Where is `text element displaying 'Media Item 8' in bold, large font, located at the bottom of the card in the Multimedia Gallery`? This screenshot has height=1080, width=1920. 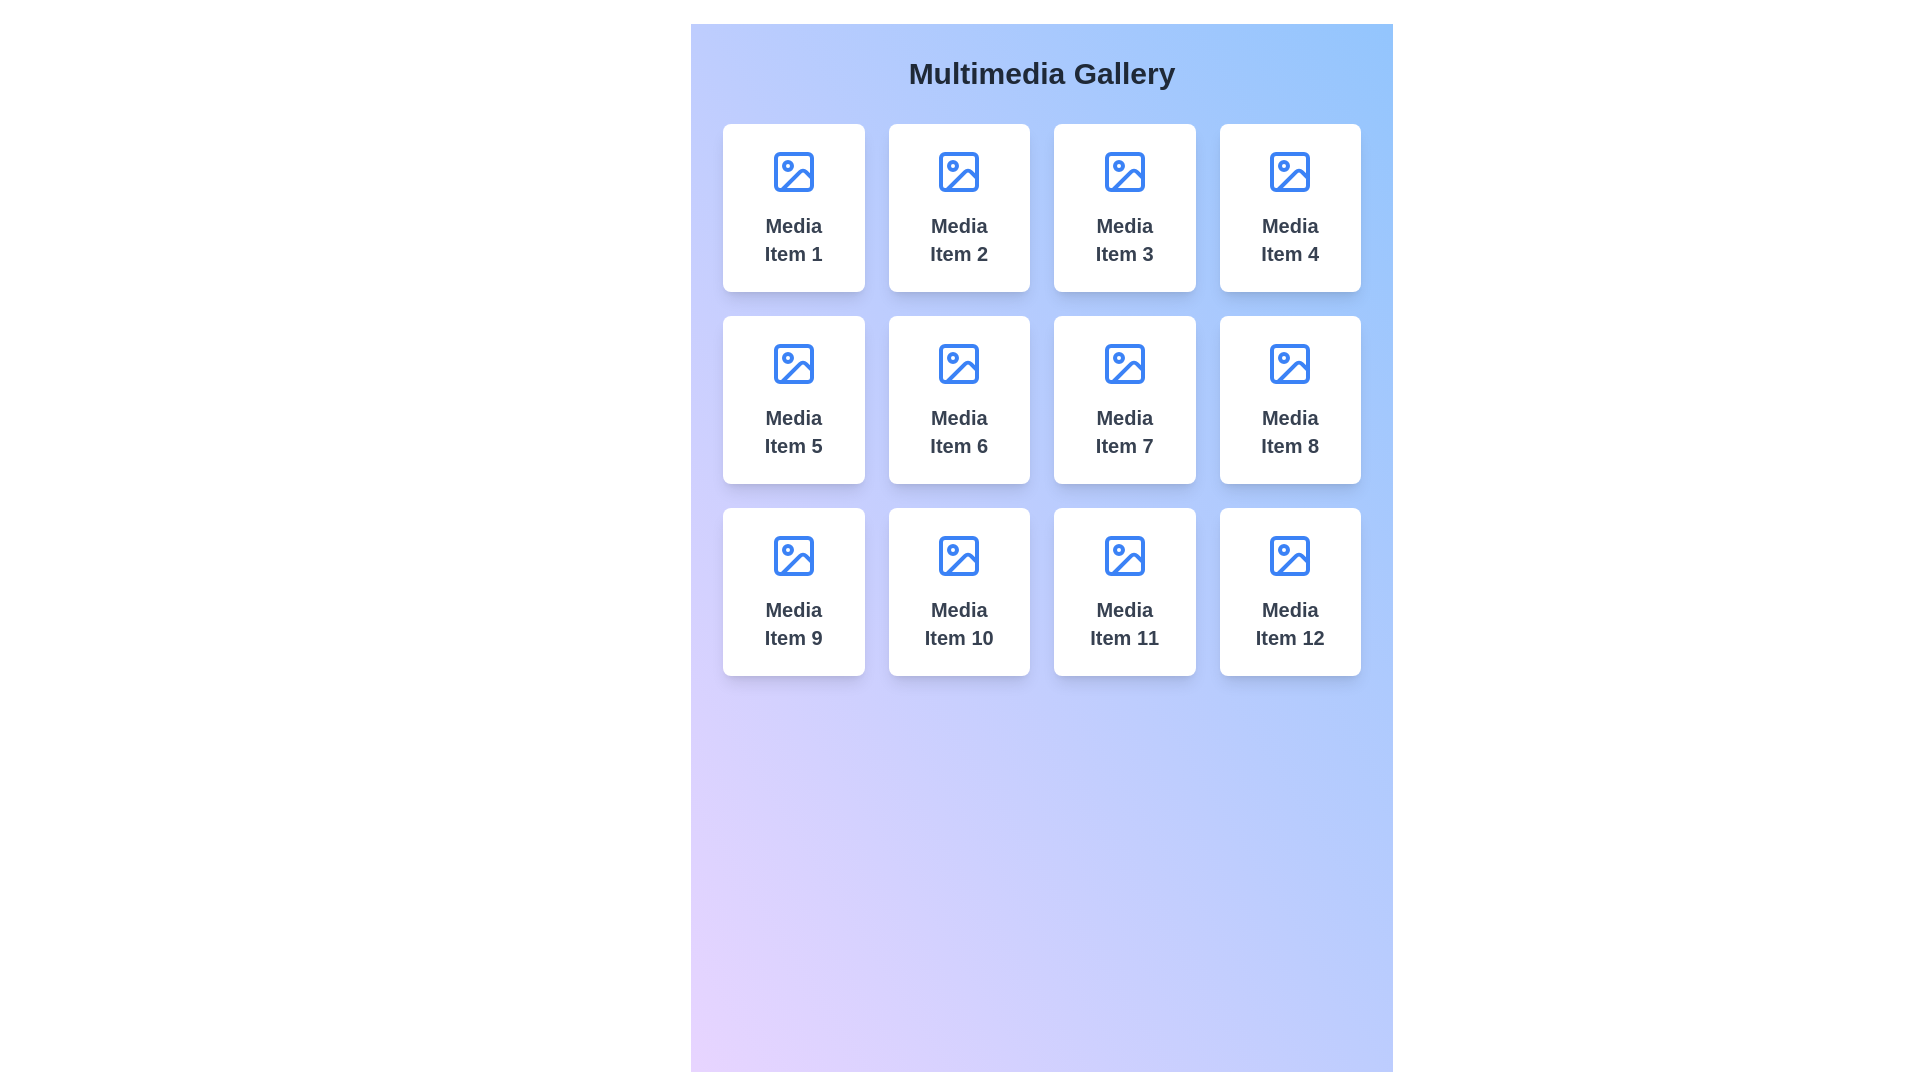
text element displaying 'Media Item 8' in bold, large font, located at the bottom of the card in the Multimedia Gallery is located at coordinates (1290, 431).